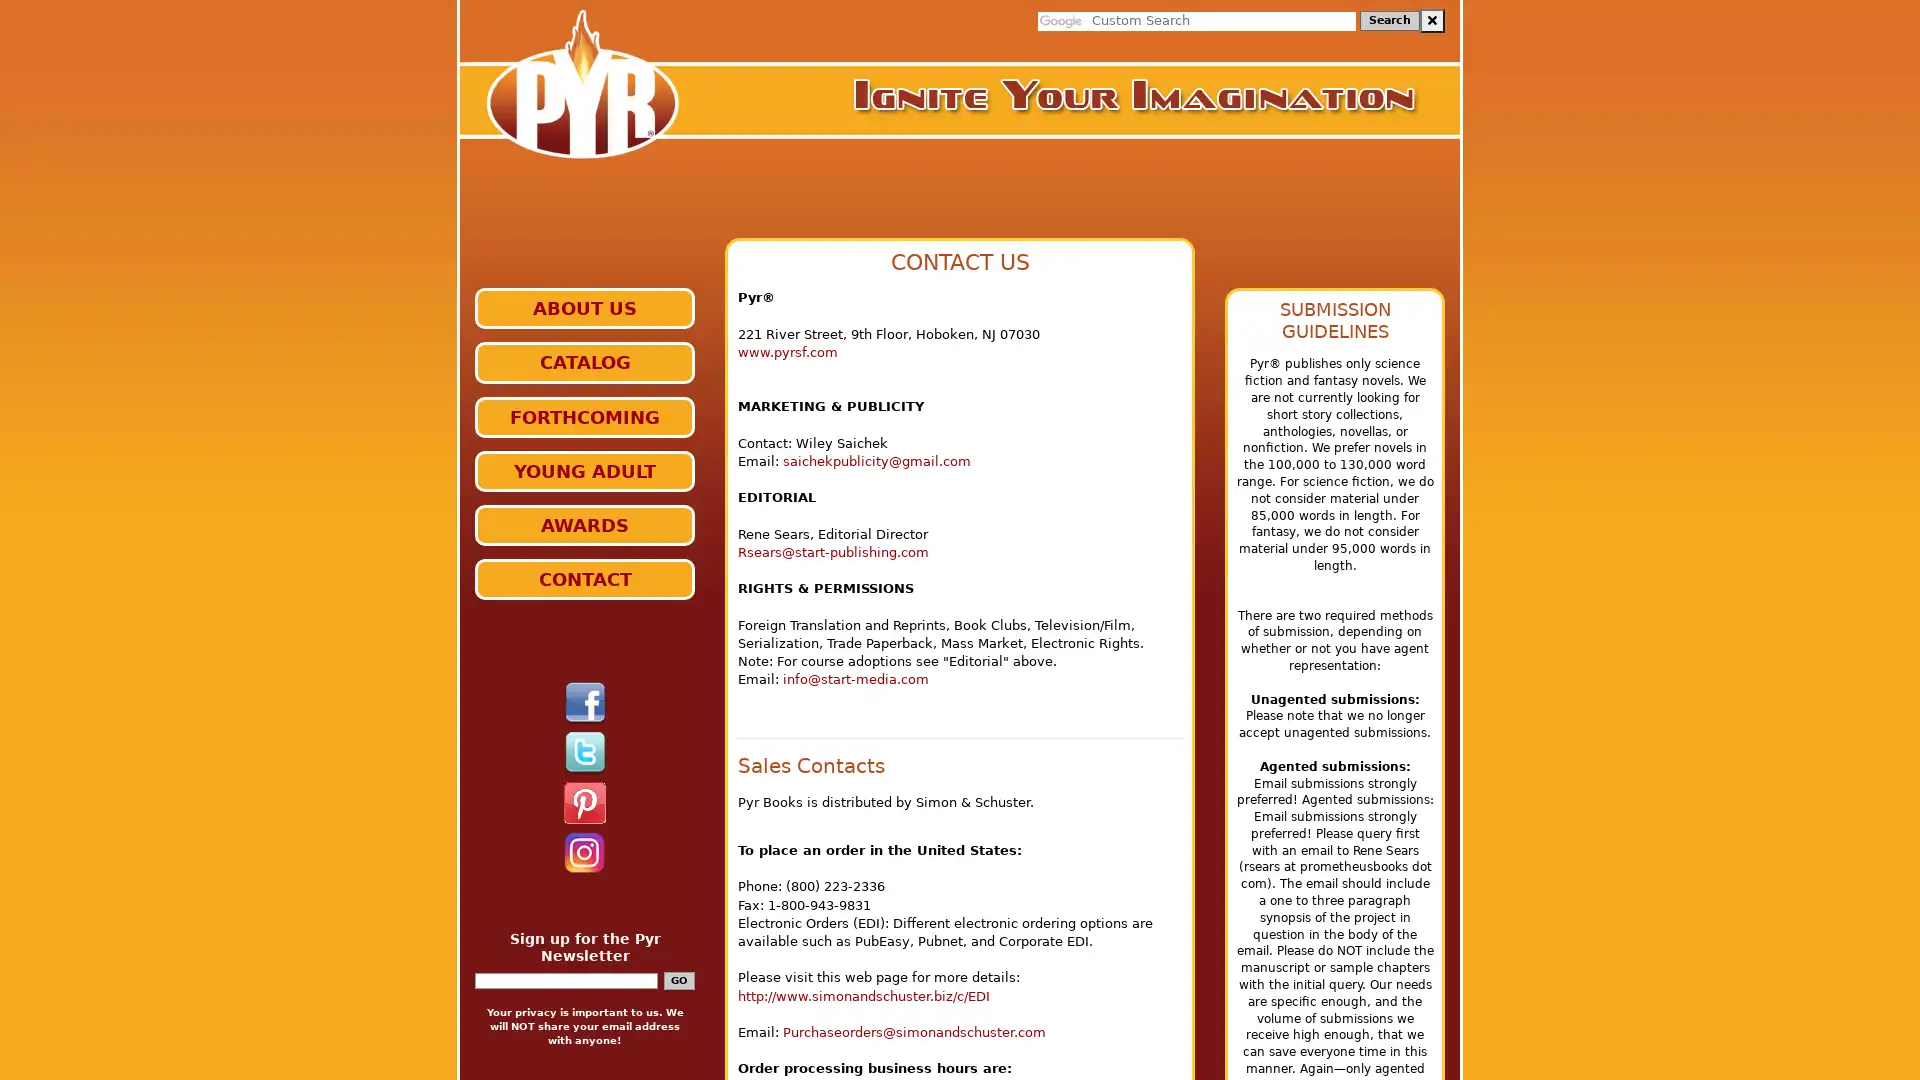 This screenshot has height=1080, width=1920. I want to click on Search, so click(1389, 20).